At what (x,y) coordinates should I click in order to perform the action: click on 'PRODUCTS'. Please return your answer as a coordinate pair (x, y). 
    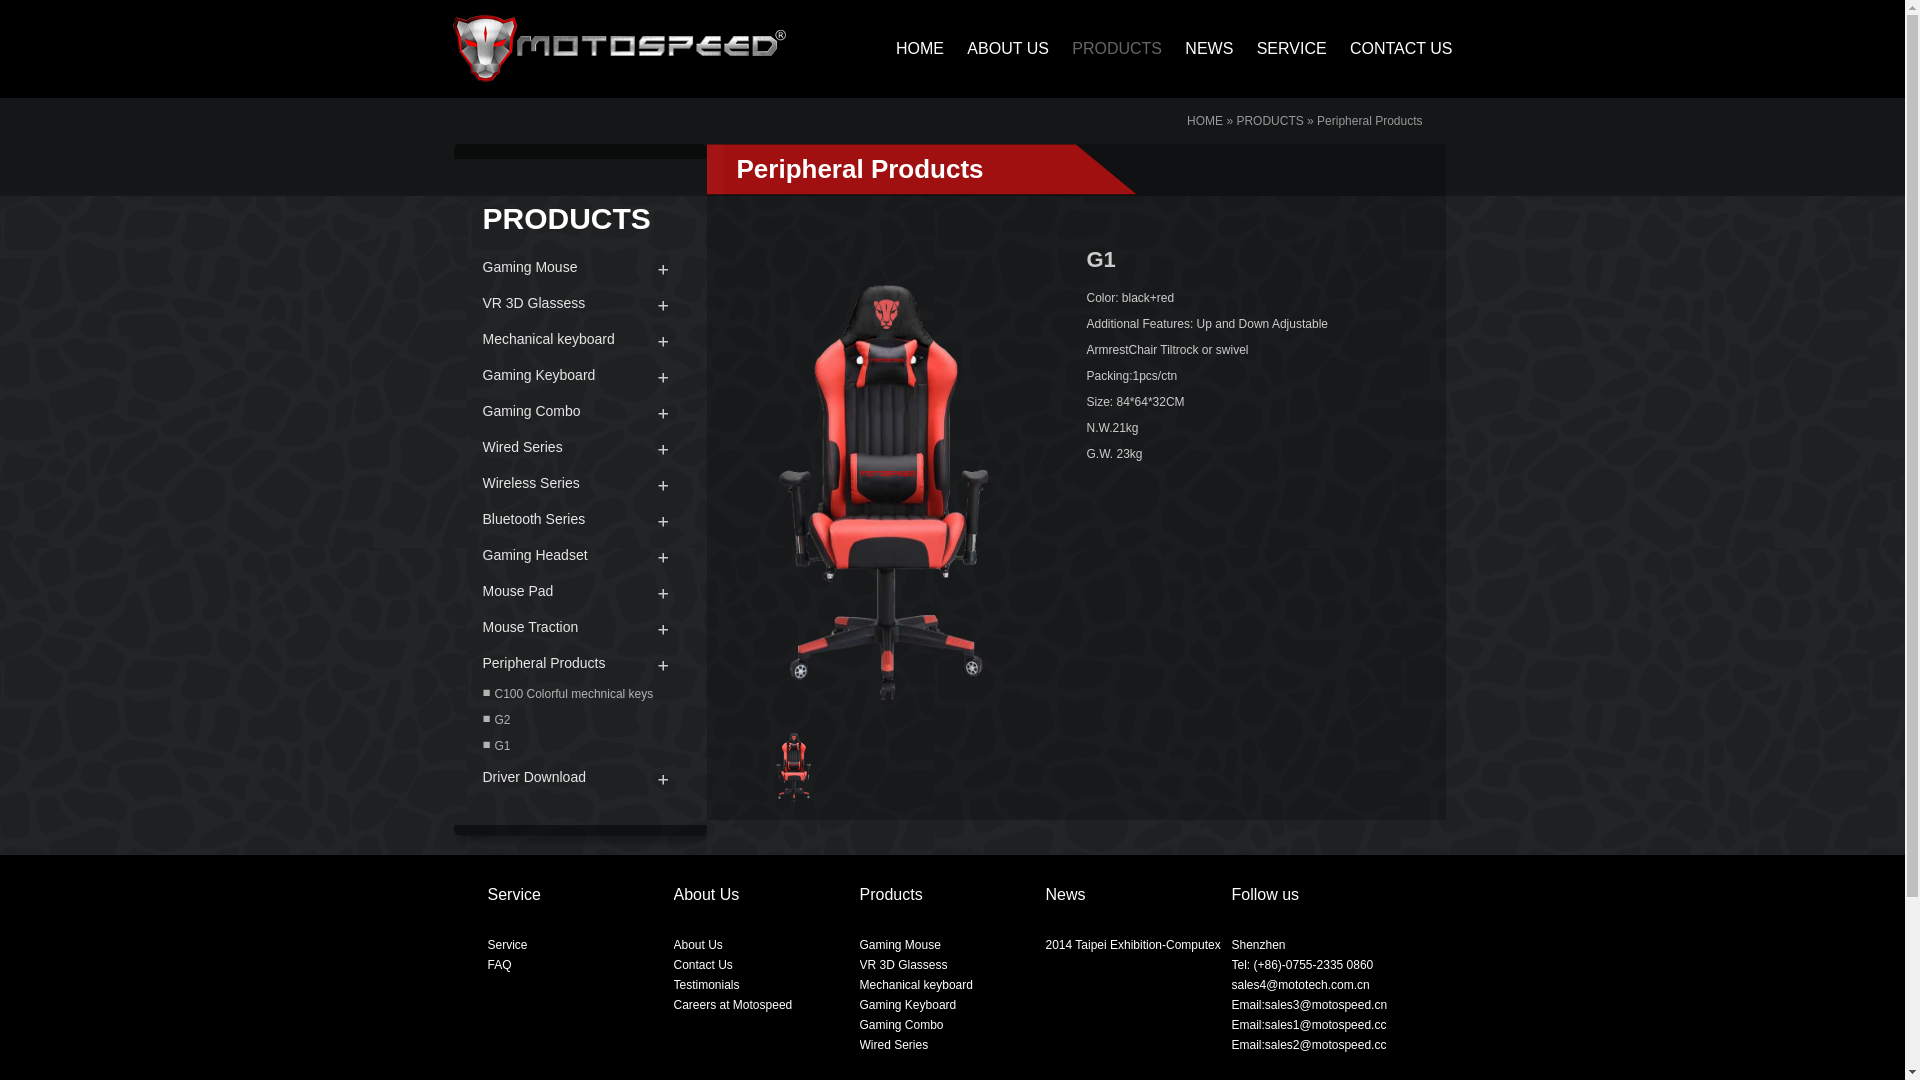
    Looking at the image, I should click on (1235, 120).